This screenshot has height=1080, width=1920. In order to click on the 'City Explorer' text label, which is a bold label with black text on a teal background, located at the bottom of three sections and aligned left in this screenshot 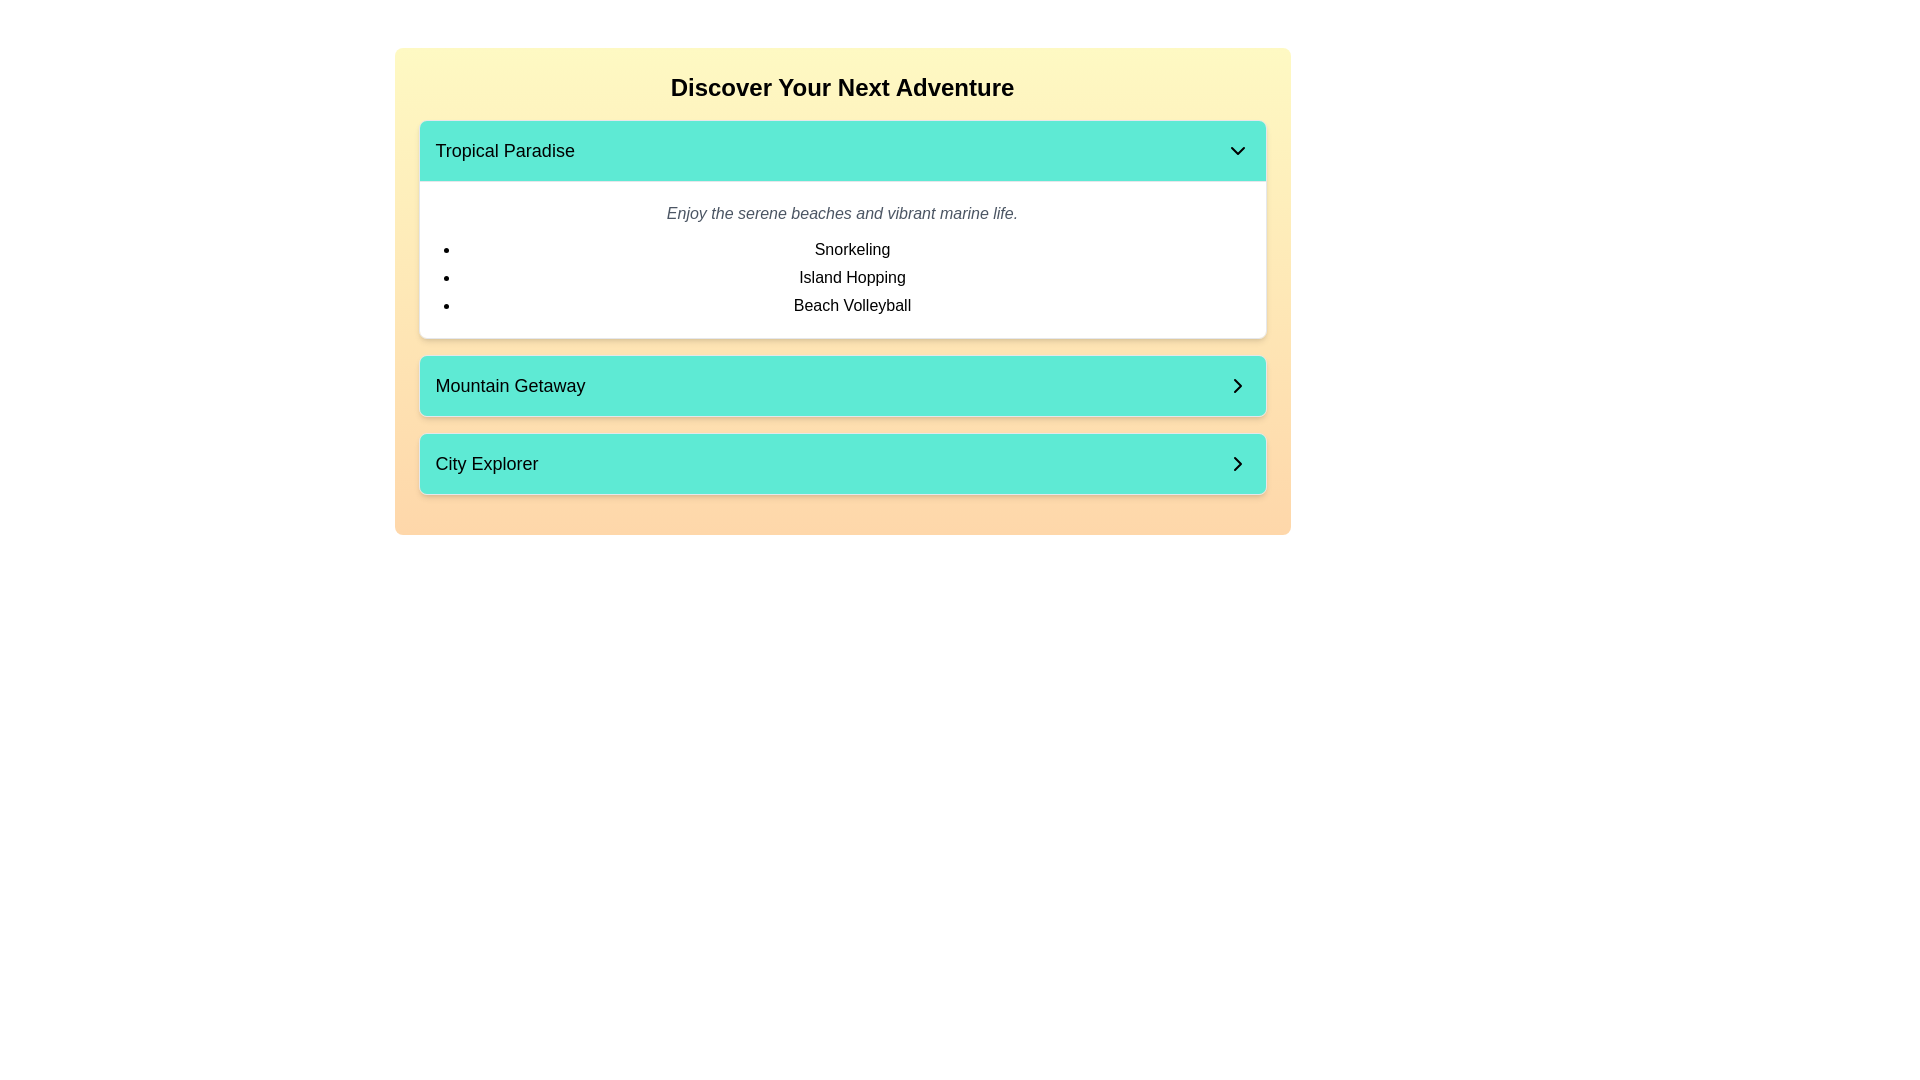, I will do `click(487, 463)`.